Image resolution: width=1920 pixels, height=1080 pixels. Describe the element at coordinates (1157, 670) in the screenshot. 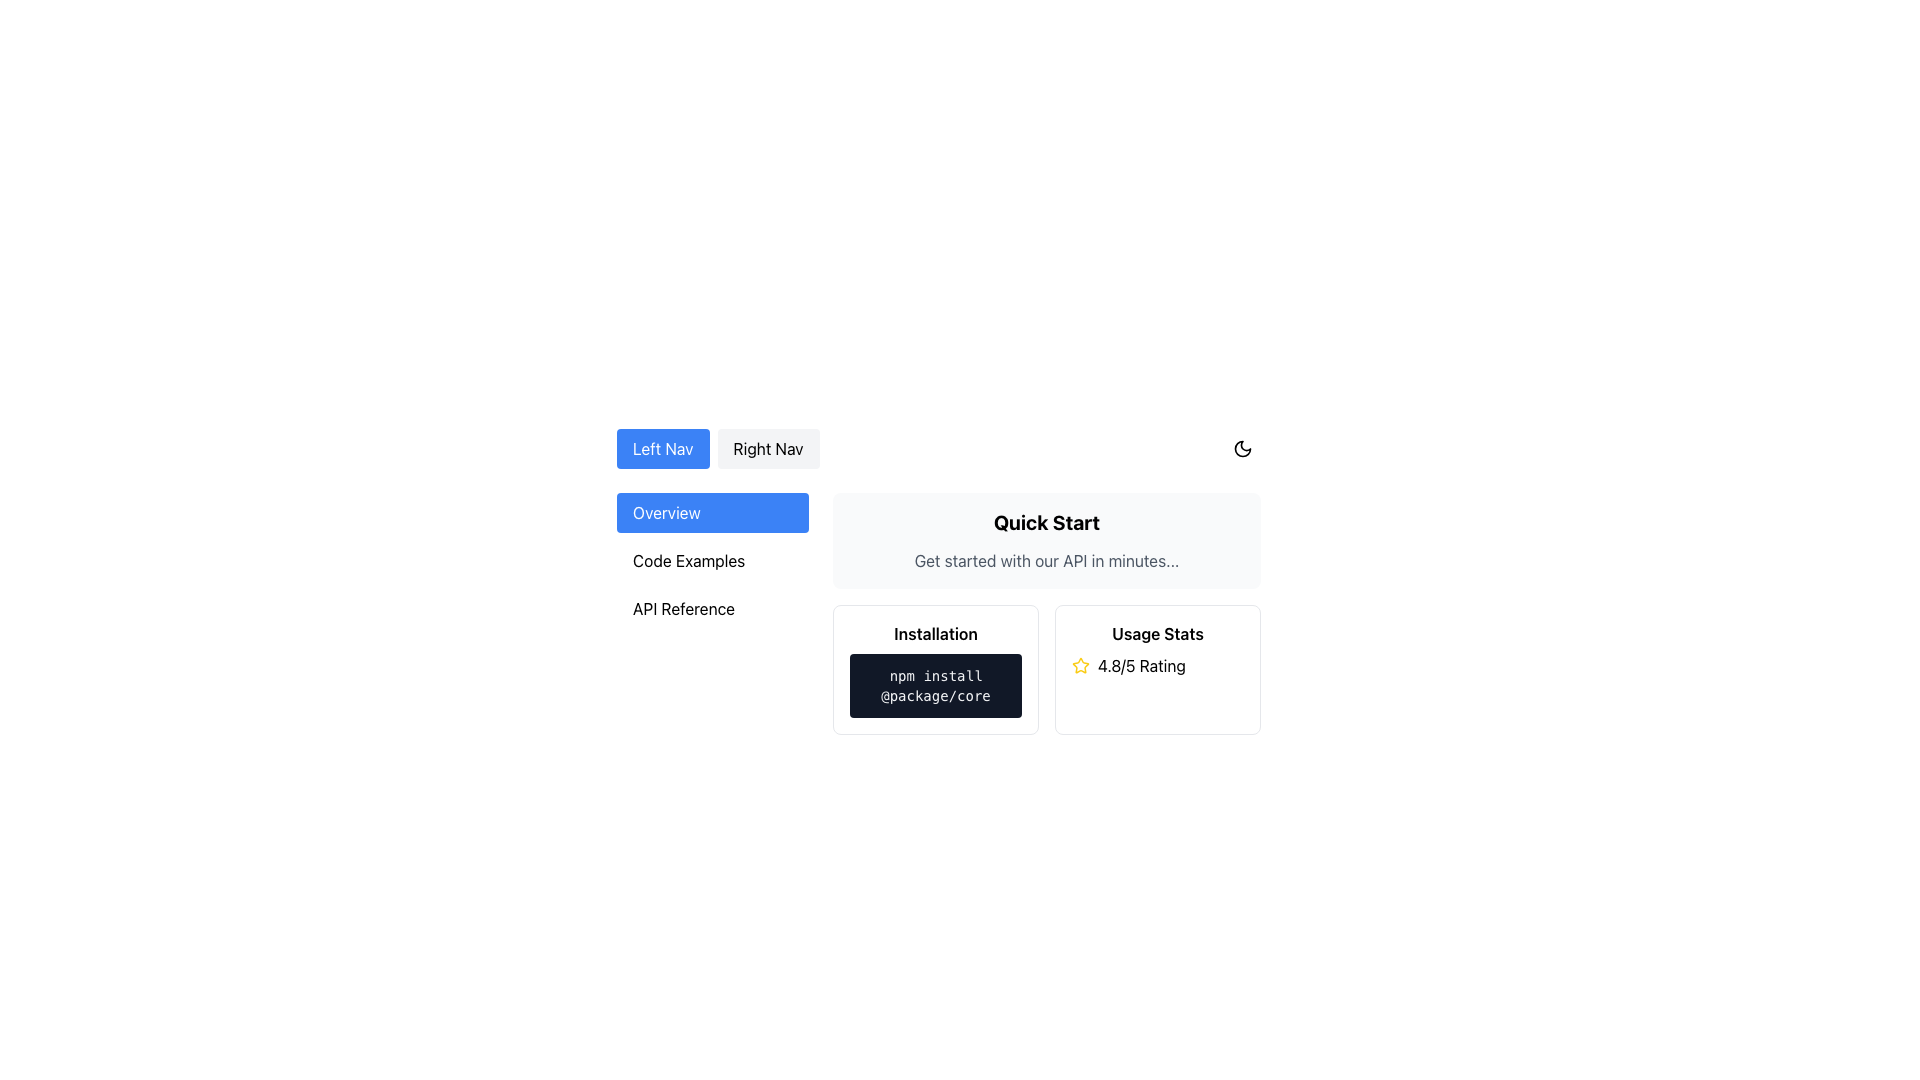

I see `the Informational card located in the 'Quick Start' section, which provides user satisfaction statistics and is positioned to the right of the 'Installation' box` at that location.